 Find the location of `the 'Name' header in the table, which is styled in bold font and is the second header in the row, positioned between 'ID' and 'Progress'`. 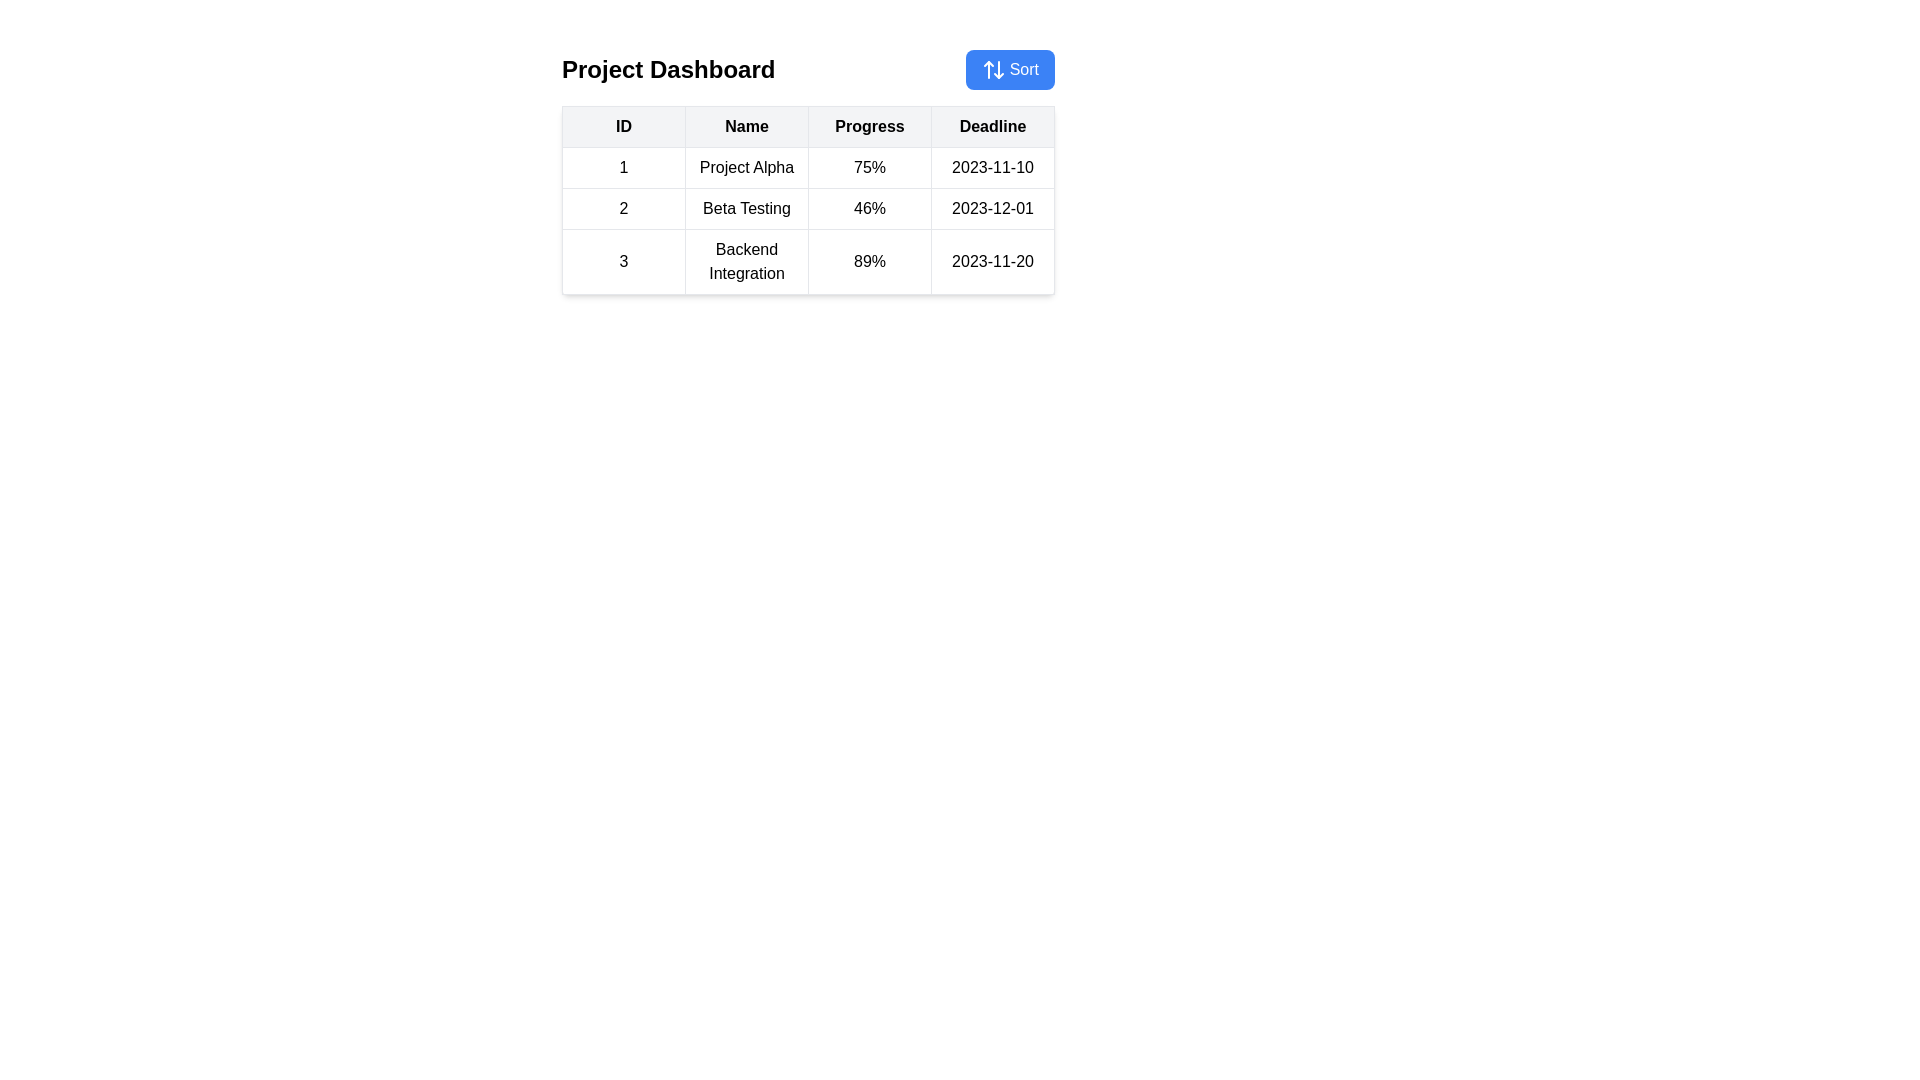

the 'Name' header in the table, which is styled in bold font and is the second header in the row, positioned between 'ID' and 'Progress' is located at coordinates (746, 127).